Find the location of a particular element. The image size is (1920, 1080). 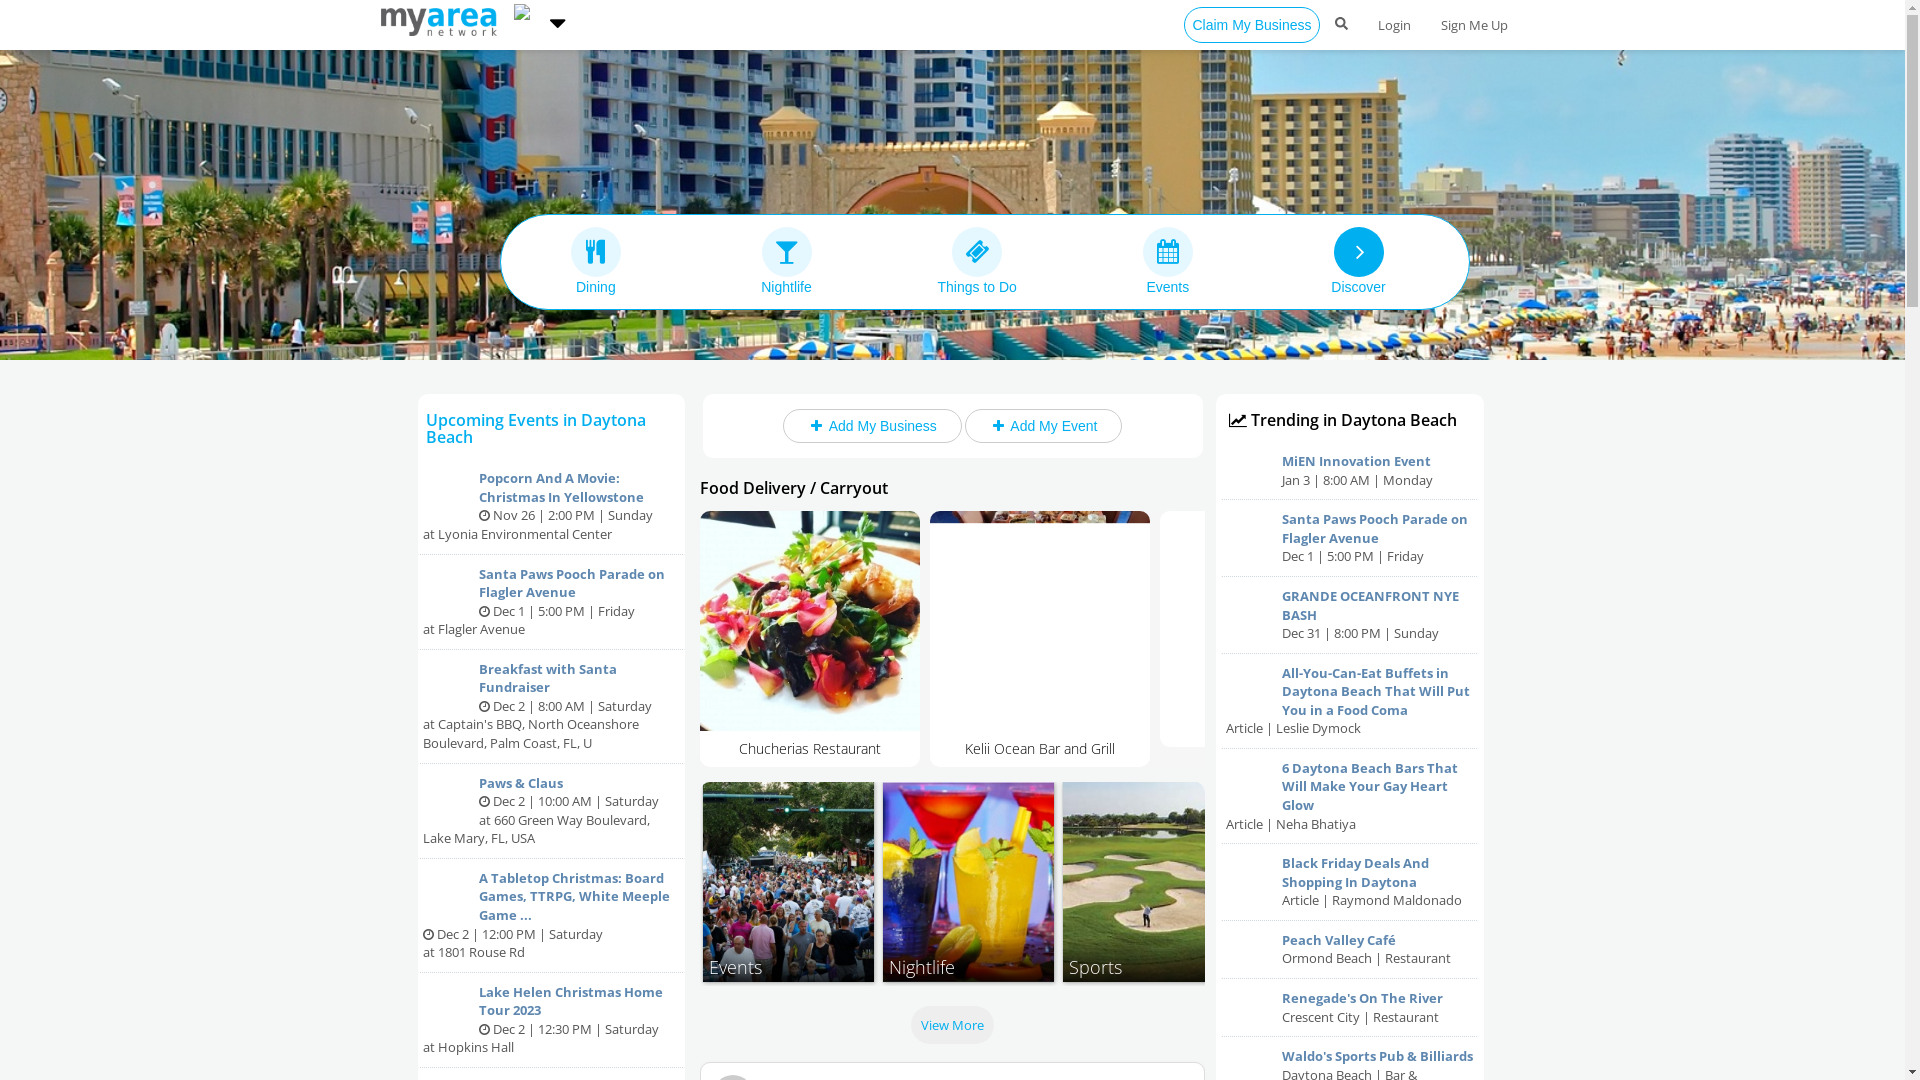

'Login' is located at coordinates (1392, 24).